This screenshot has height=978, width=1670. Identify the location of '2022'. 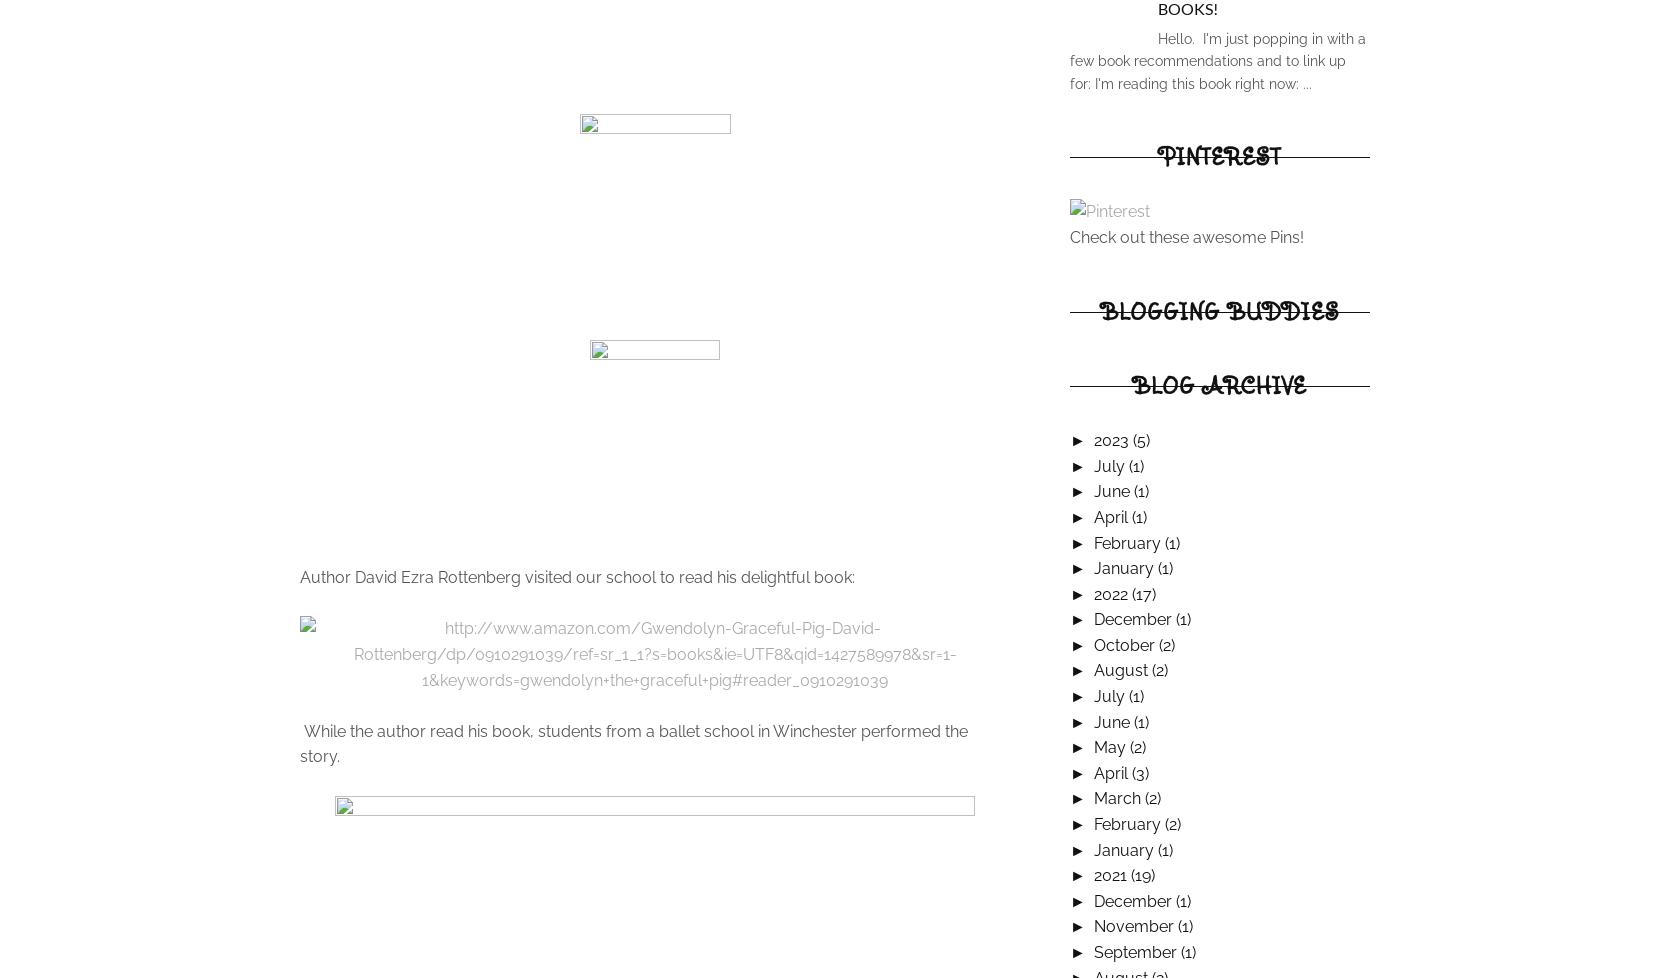
(1111, 593).